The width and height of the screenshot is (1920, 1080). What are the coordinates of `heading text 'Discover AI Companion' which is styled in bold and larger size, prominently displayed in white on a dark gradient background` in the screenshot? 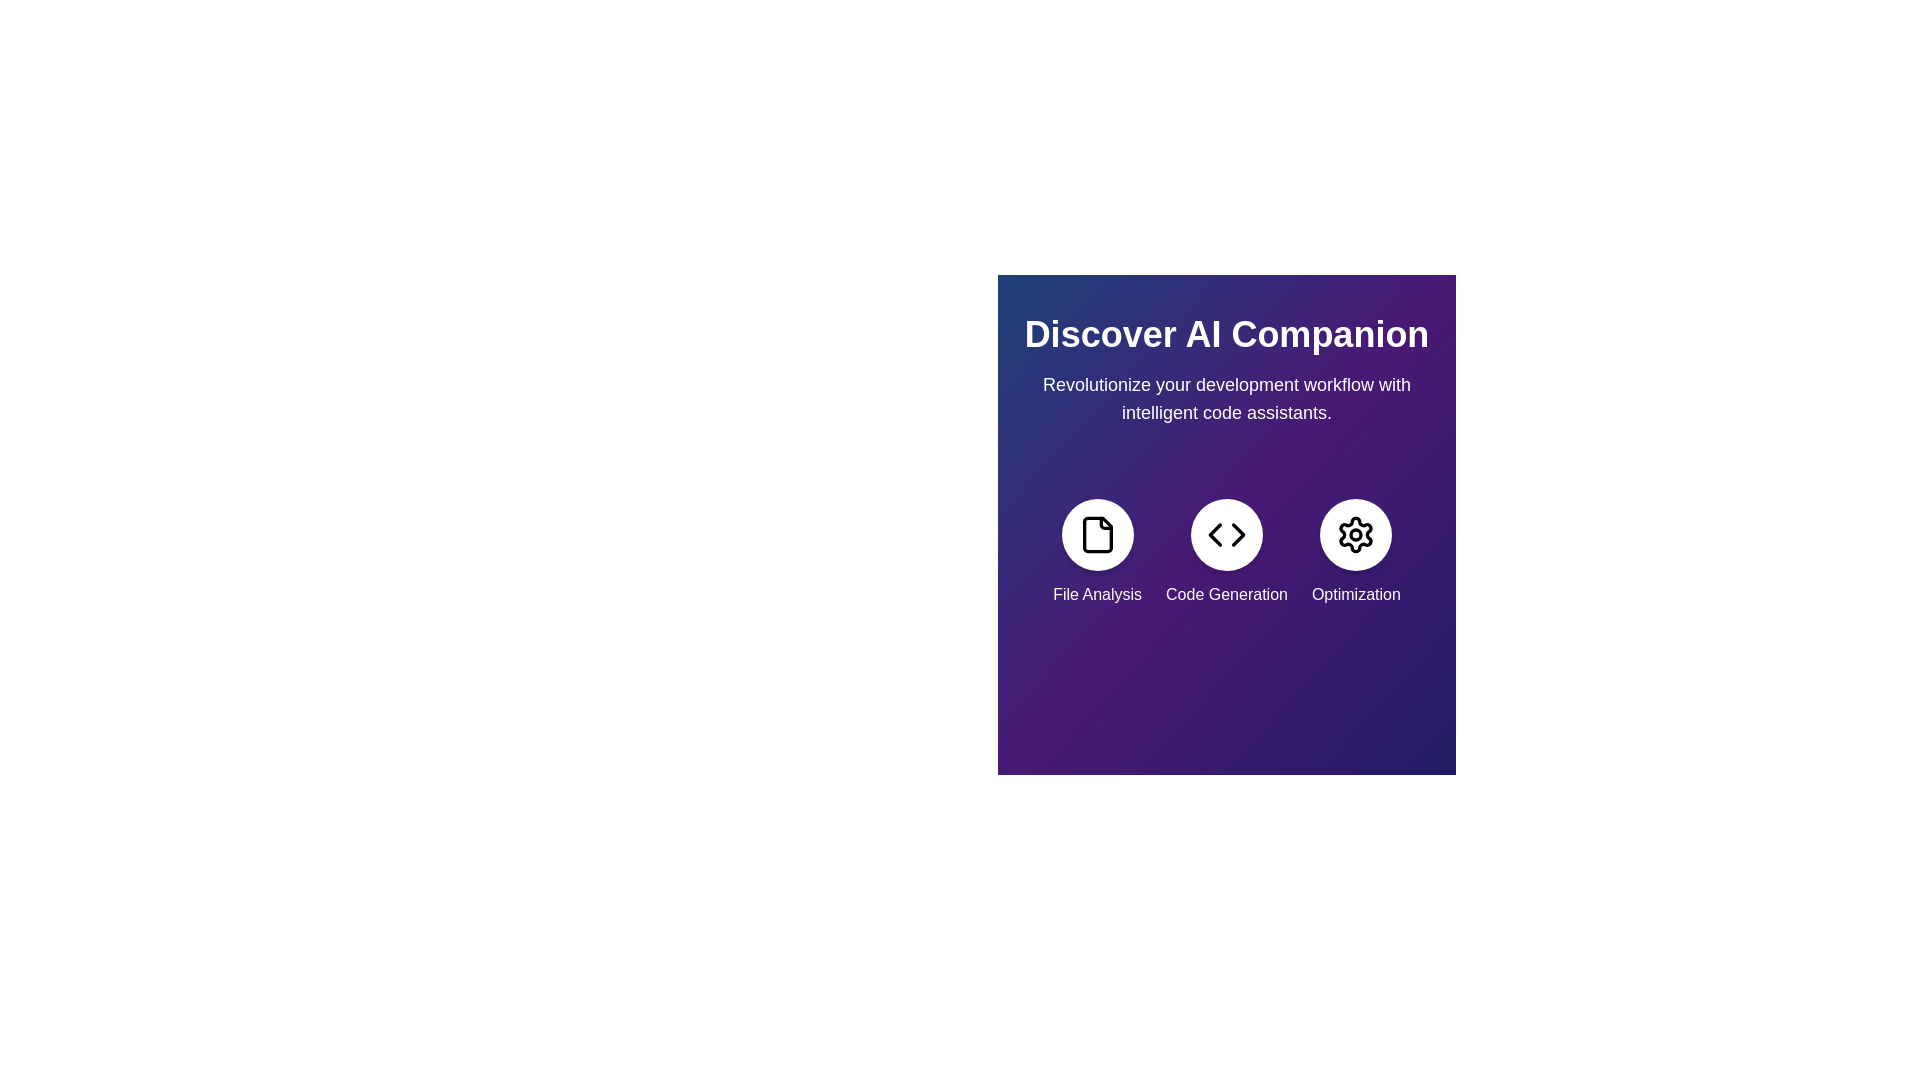 It's located at (1226, 334).